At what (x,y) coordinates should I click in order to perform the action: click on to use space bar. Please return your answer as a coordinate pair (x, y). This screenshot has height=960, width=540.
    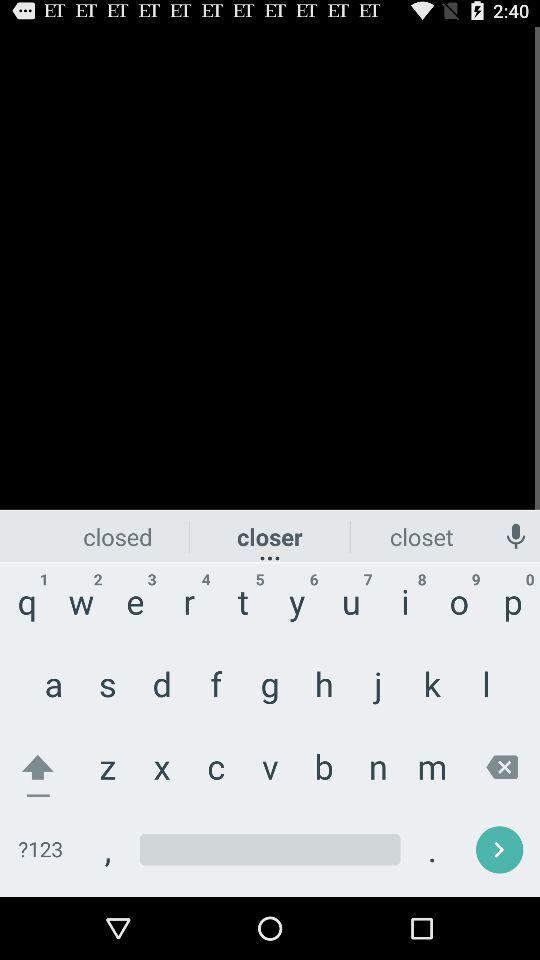
    Looking at the image, I should click on (270, 849).